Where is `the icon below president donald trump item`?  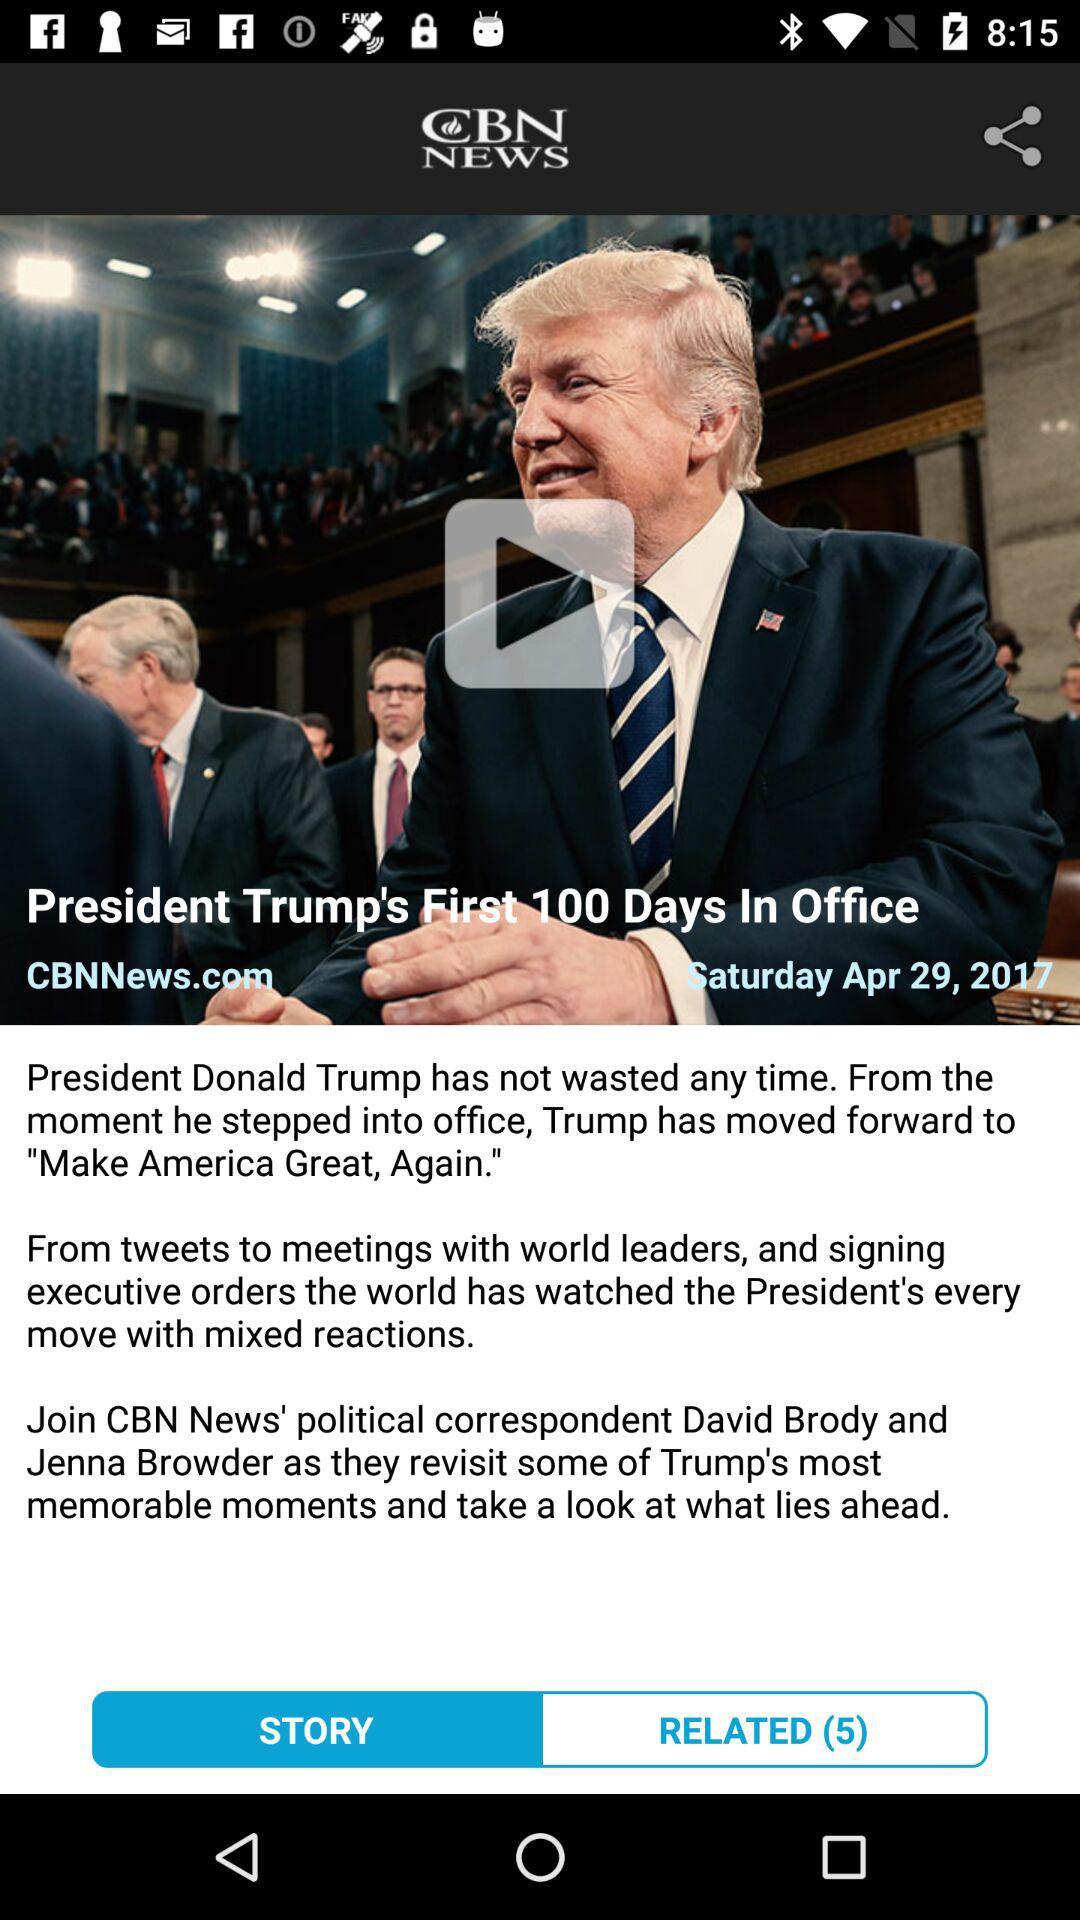
the icon below president donald trump item is located at coordinates (315, 1728).